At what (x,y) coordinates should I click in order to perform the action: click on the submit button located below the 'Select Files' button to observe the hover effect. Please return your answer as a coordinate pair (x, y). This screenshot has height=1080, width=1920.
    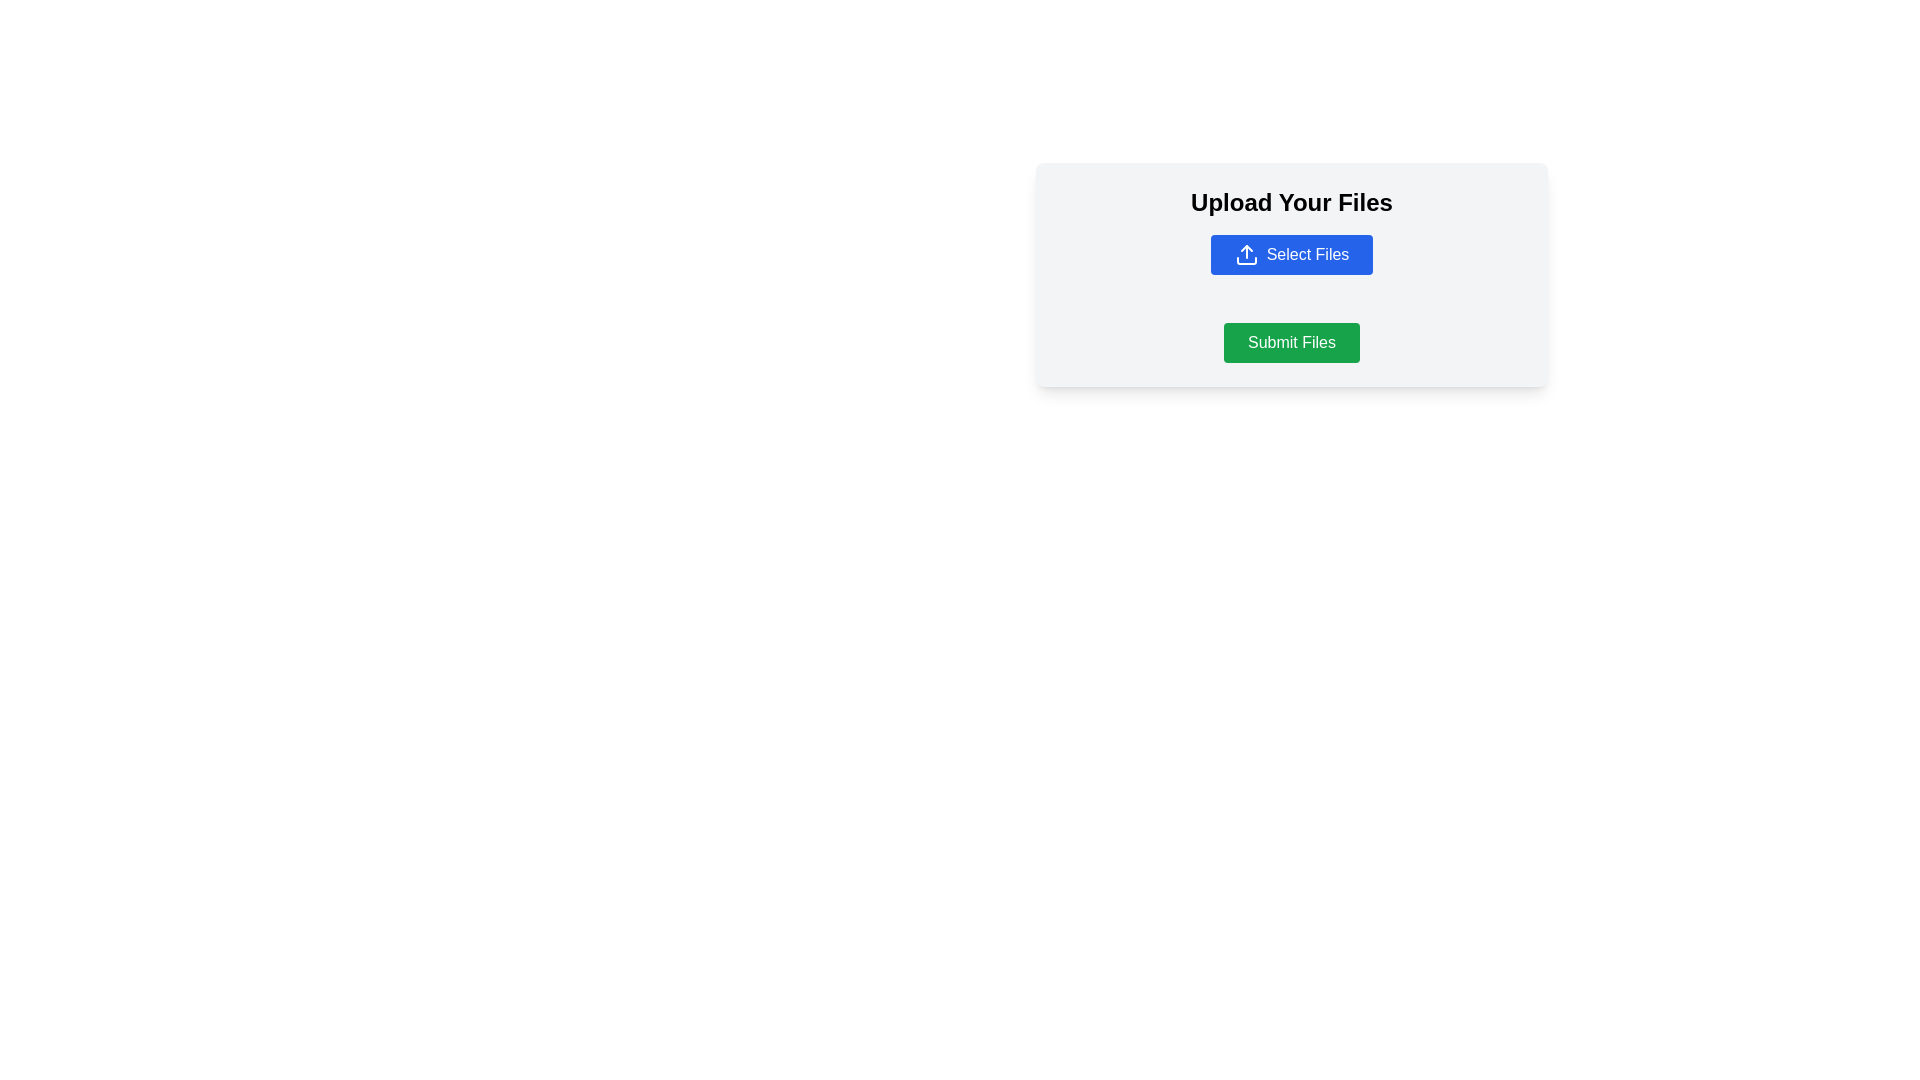
    Looking at the image, I should click on (1291, 342).